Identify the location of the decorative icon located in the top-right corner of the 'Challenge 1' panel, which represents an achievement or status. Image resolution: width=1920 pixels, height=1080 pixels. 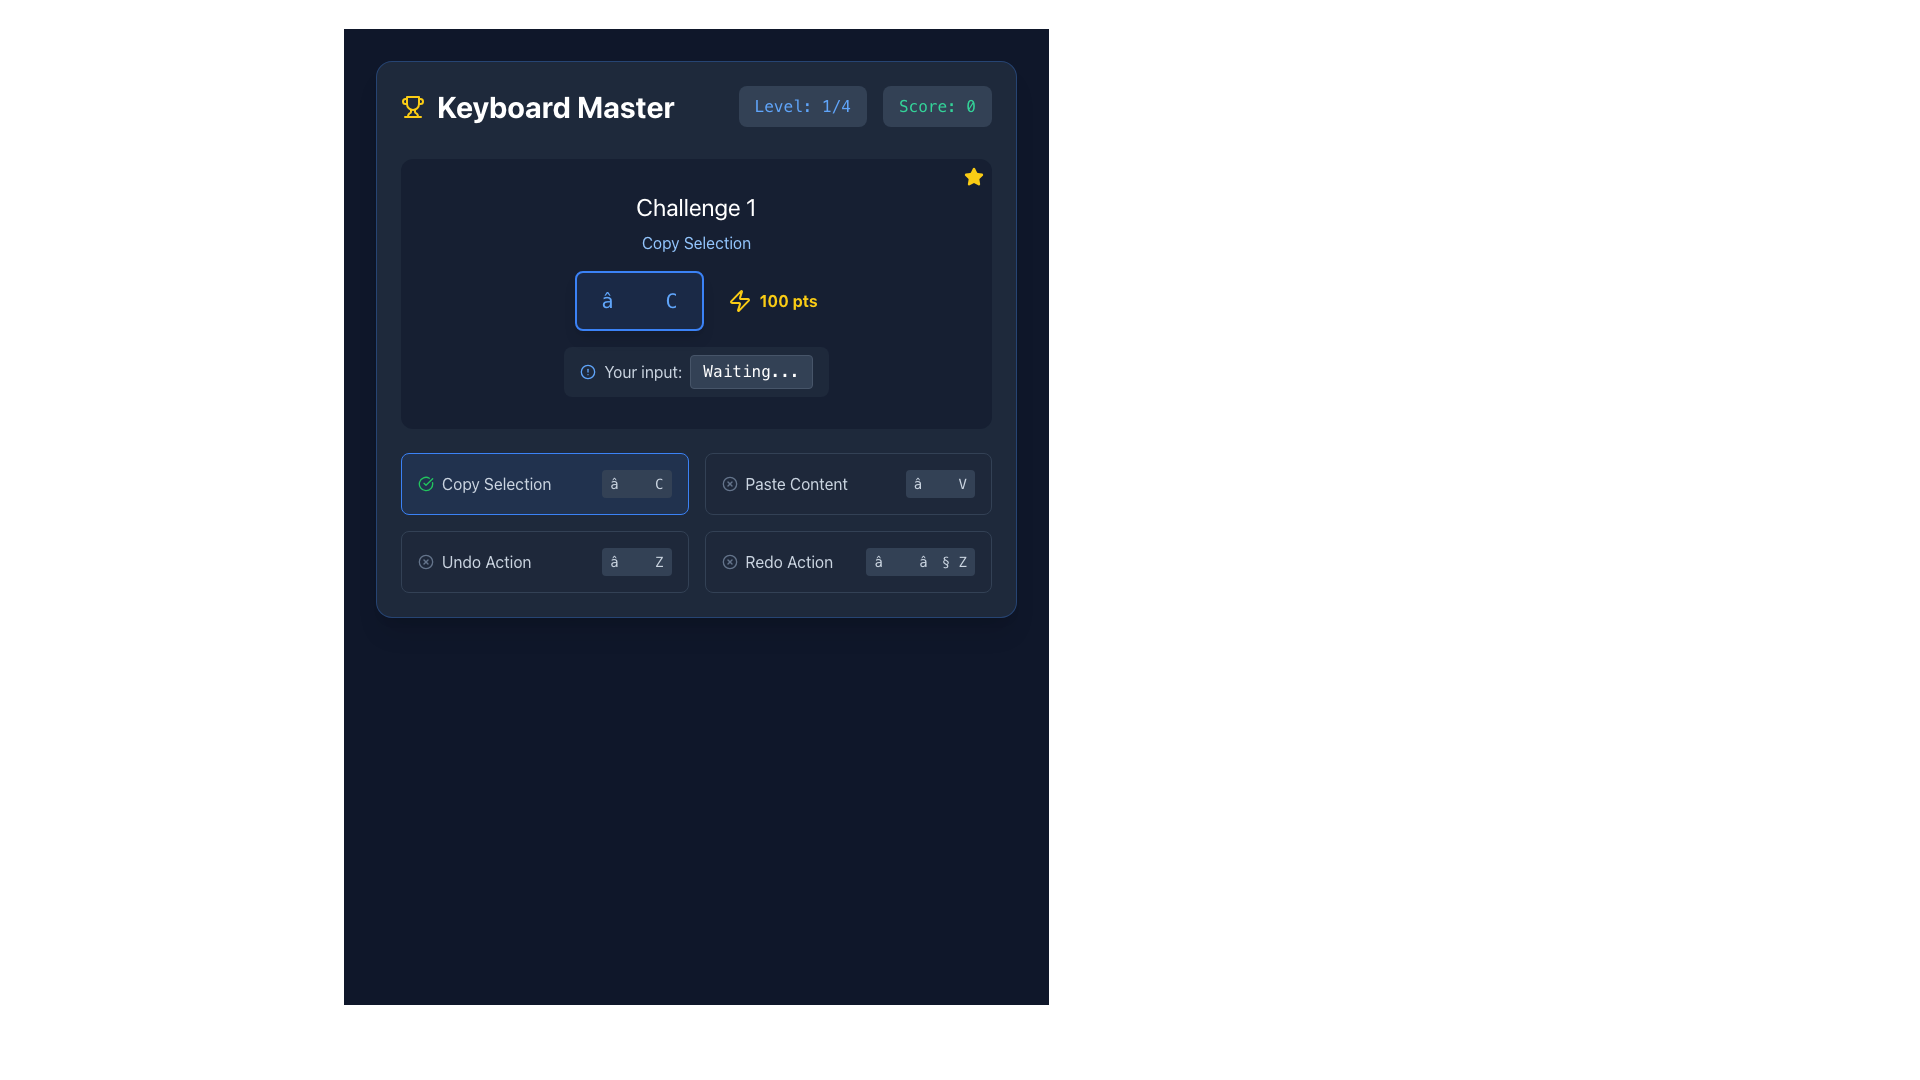
(974, 176).